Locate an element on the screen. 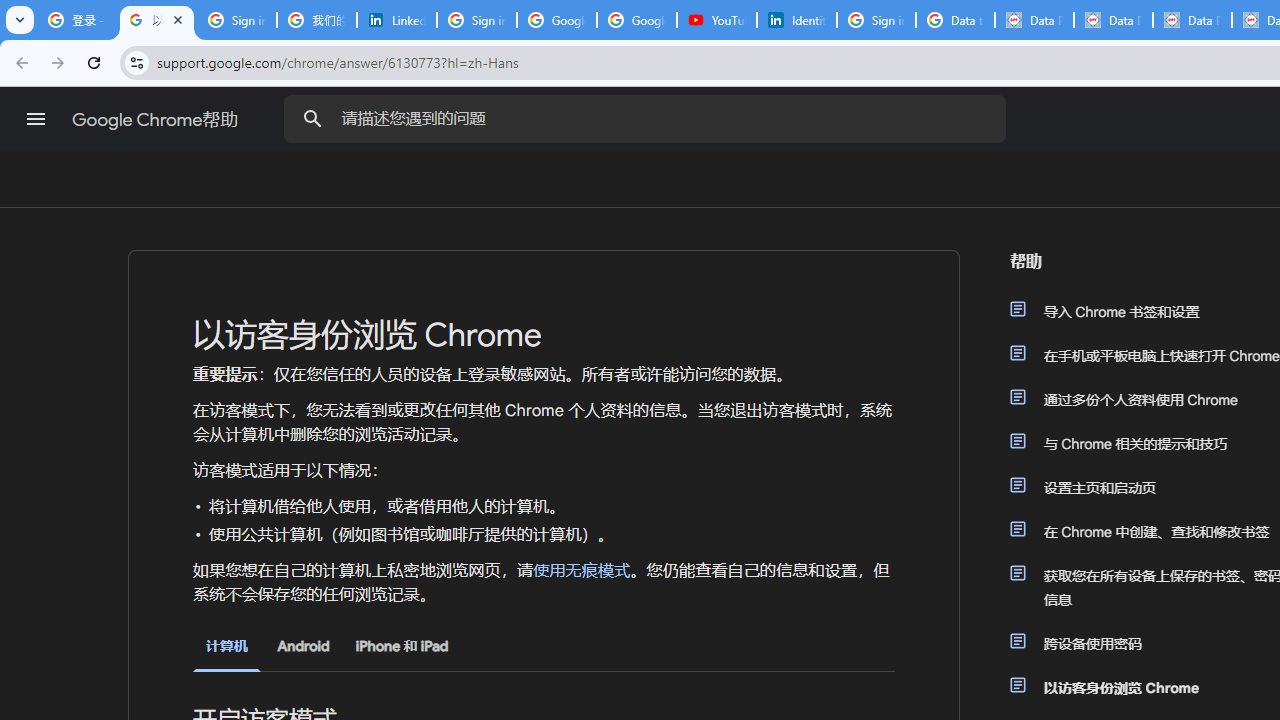 This screenshot has width=1280, height=720. 'Data Privacy Framework' is located at coordinates (1112, 20).